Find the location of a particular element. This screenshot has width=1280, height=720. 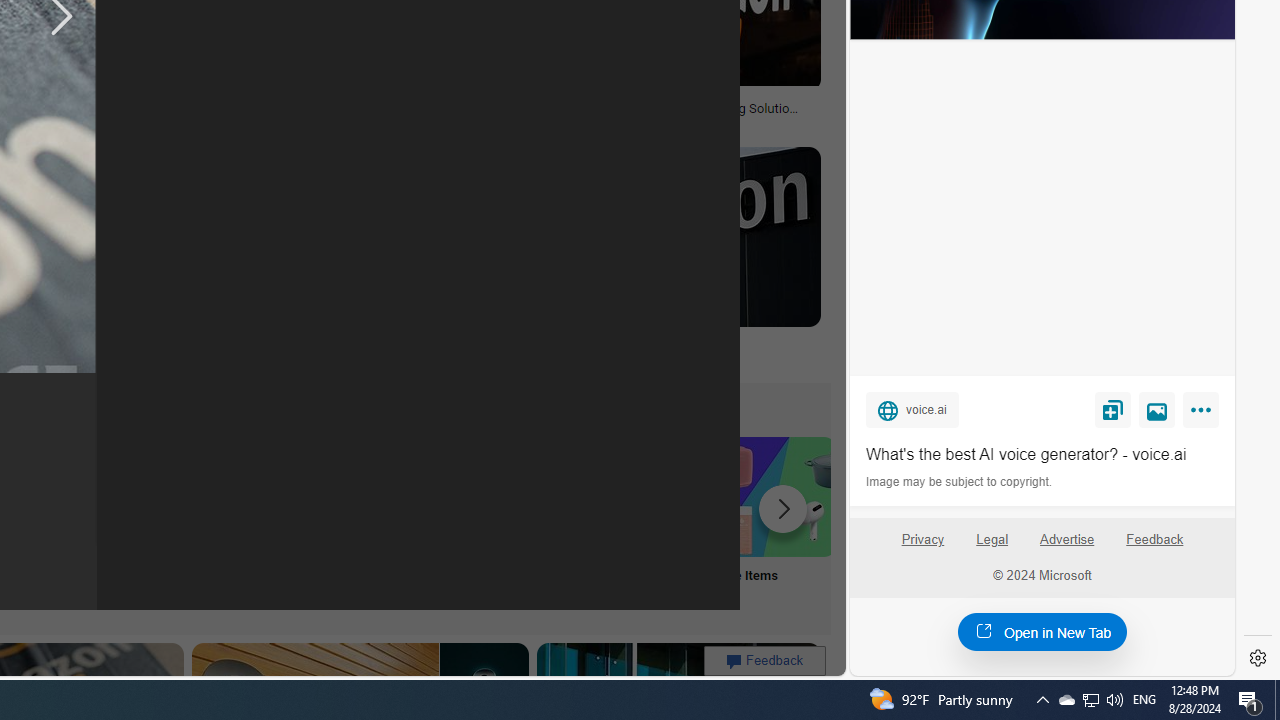

'Advertise' is located at coordinates (1066, 547).